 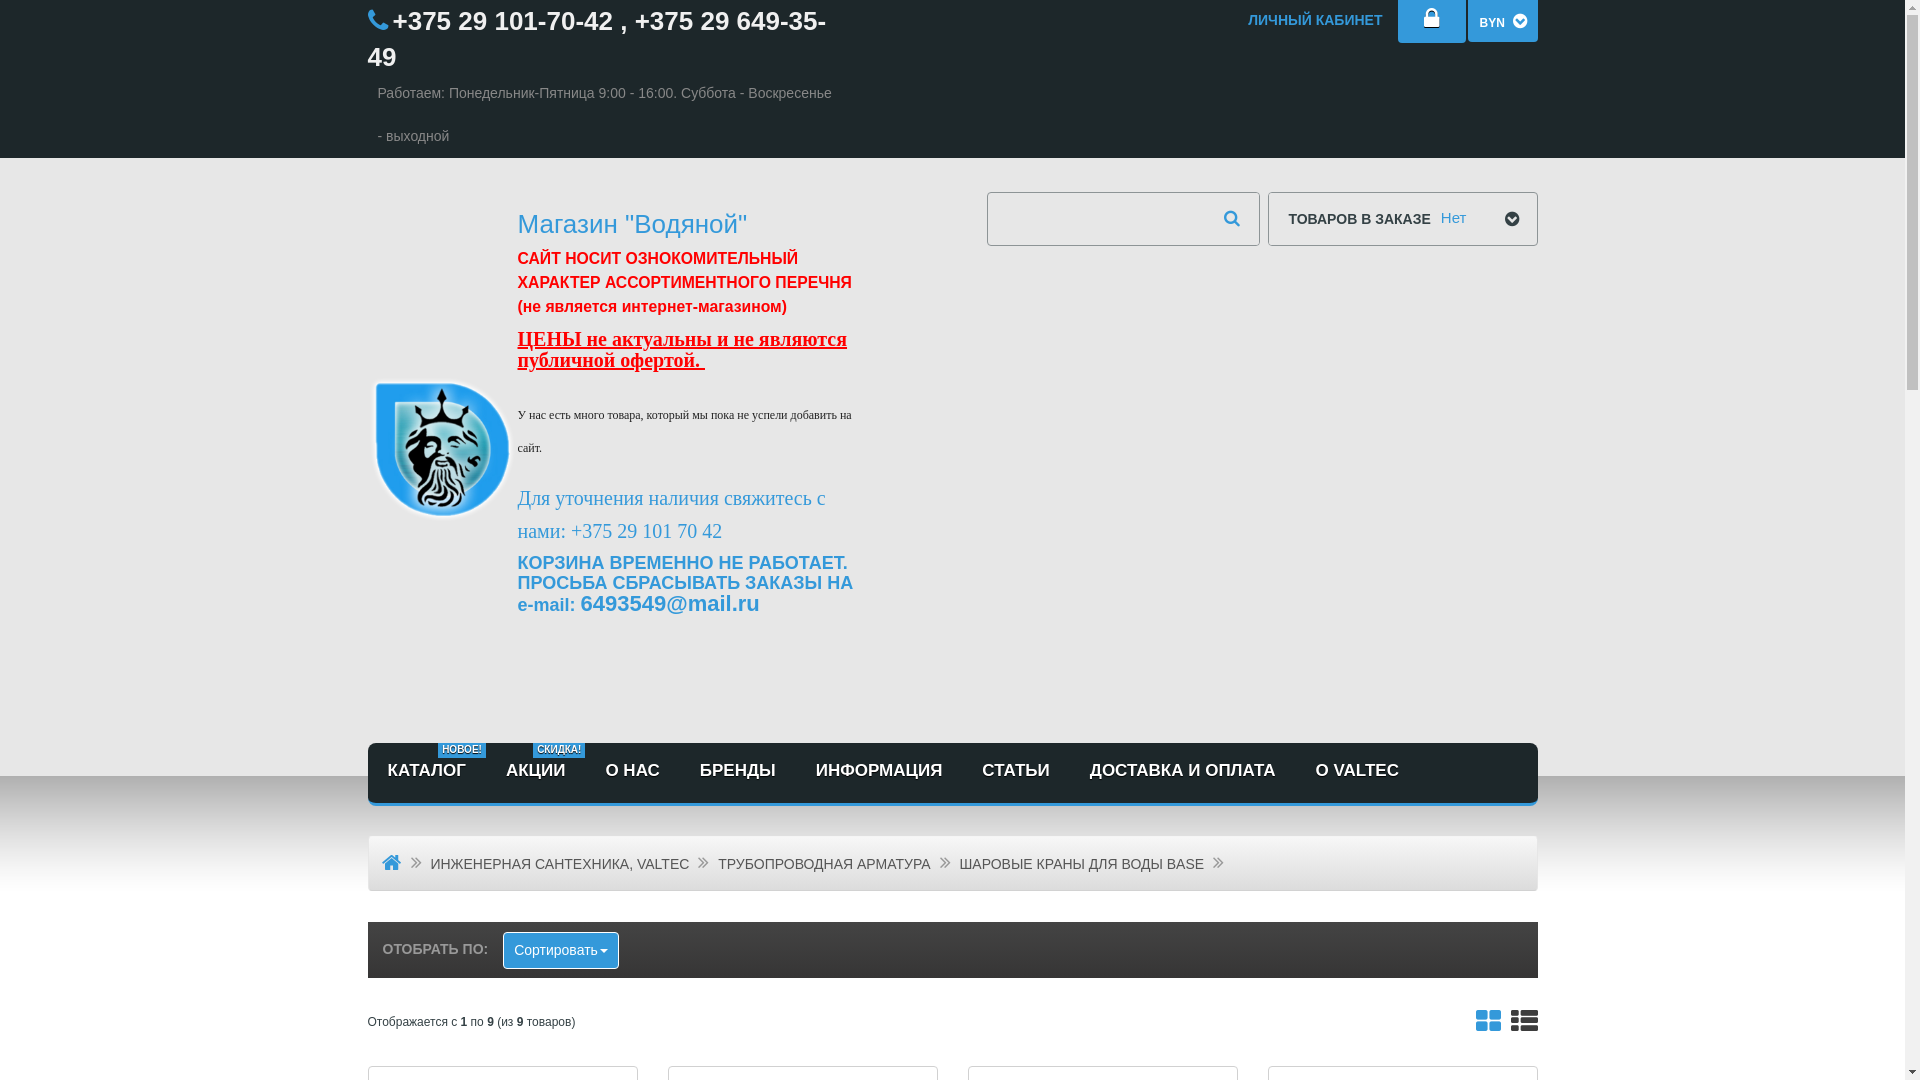 I want to click on 'O VALTEC', so click(x=1357, y=771).